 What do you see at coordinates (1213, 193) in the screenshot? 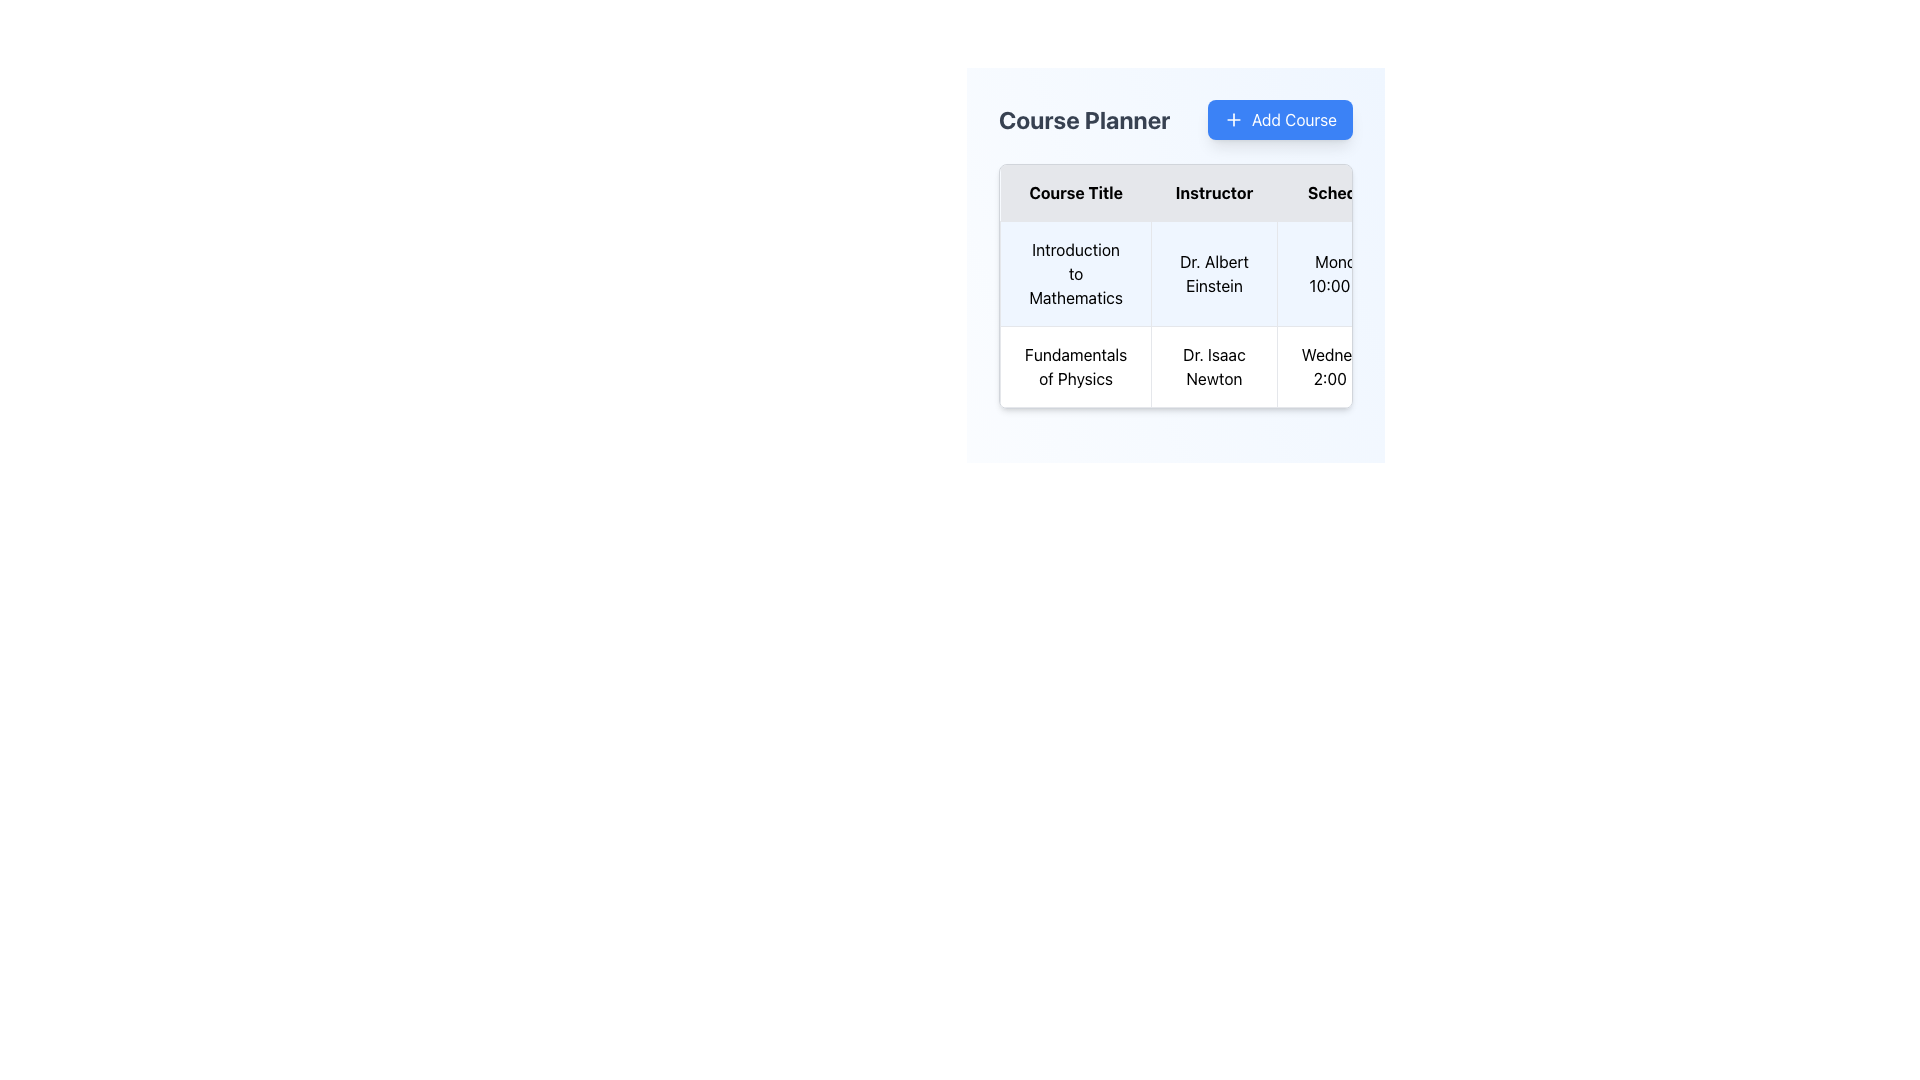
I see `the static text label that serves as the header for the 'Instructor' column in the table, positioned between 'Course Title' and 'Schedule'` at bounding box center [1213, 193].